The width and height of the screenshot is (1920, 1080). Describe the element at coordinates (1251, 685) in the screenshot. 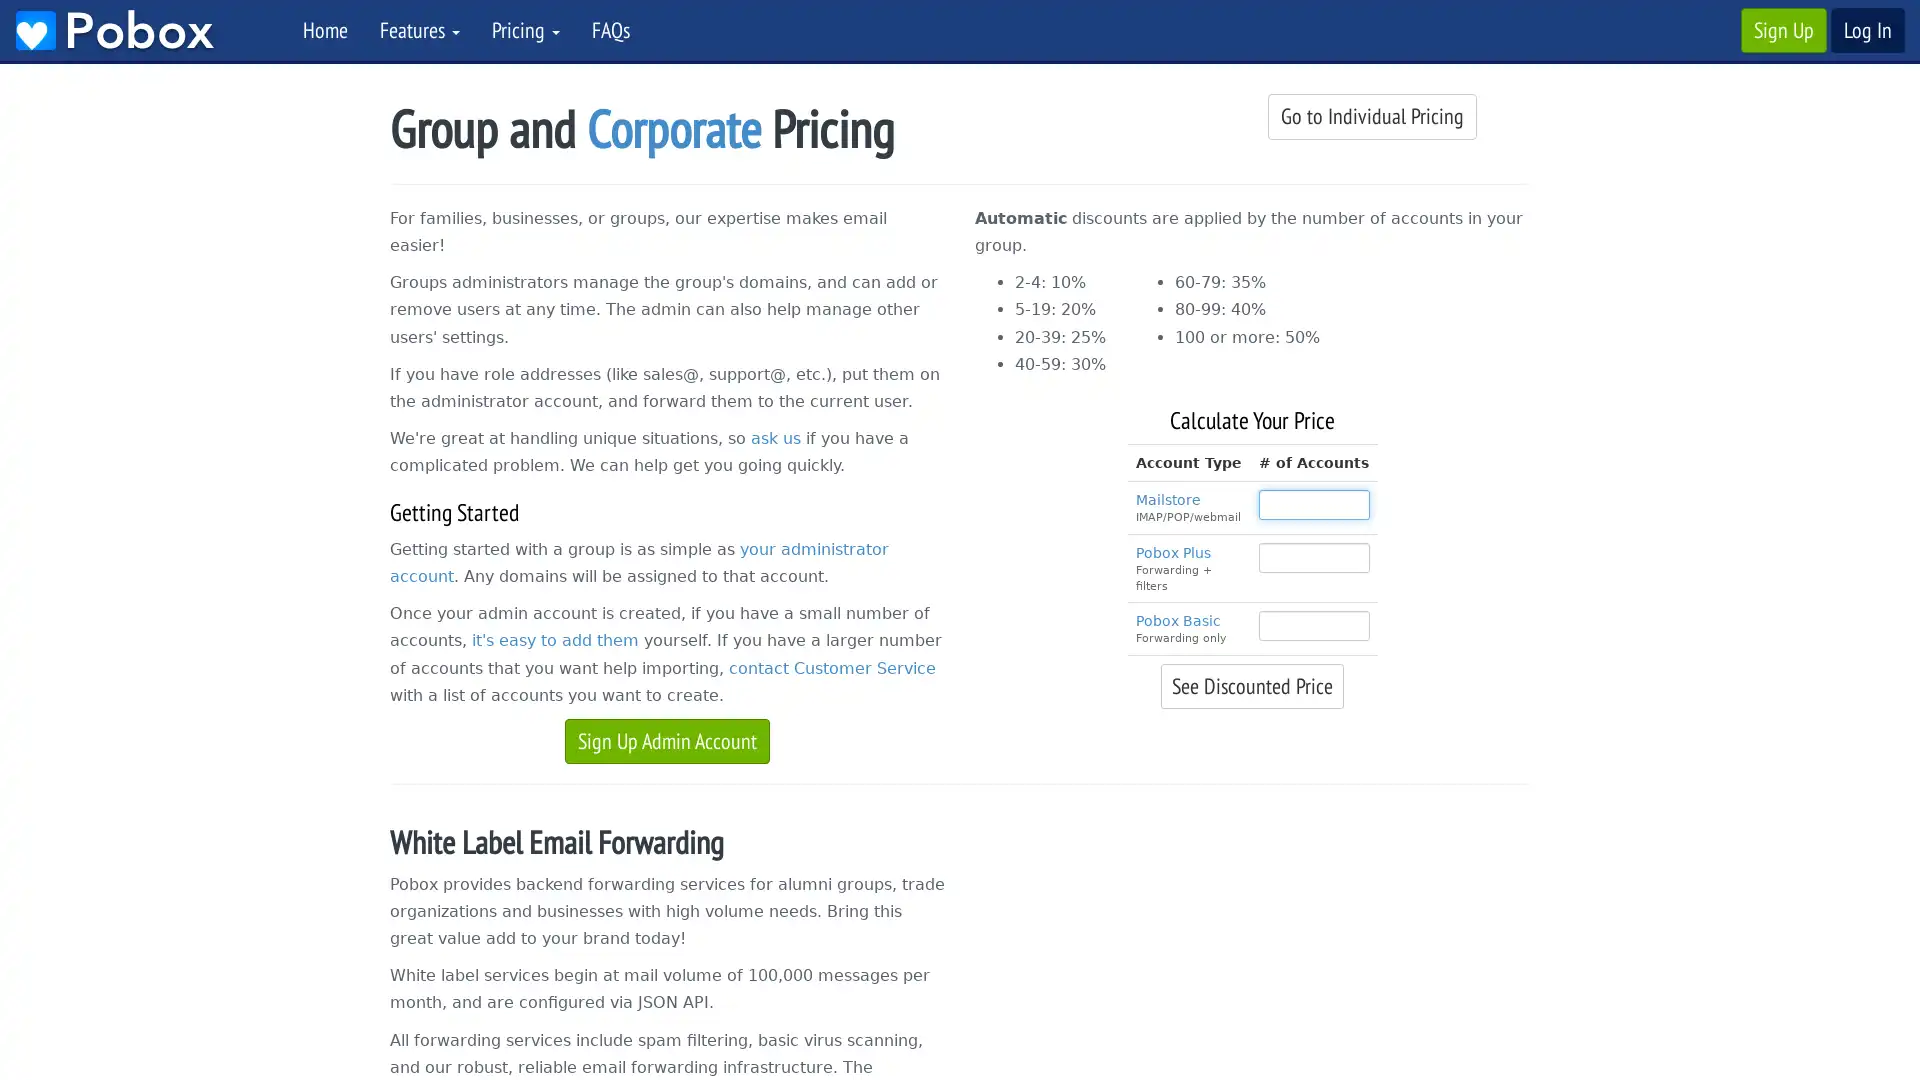

I see `See Discounted Price` at that location.